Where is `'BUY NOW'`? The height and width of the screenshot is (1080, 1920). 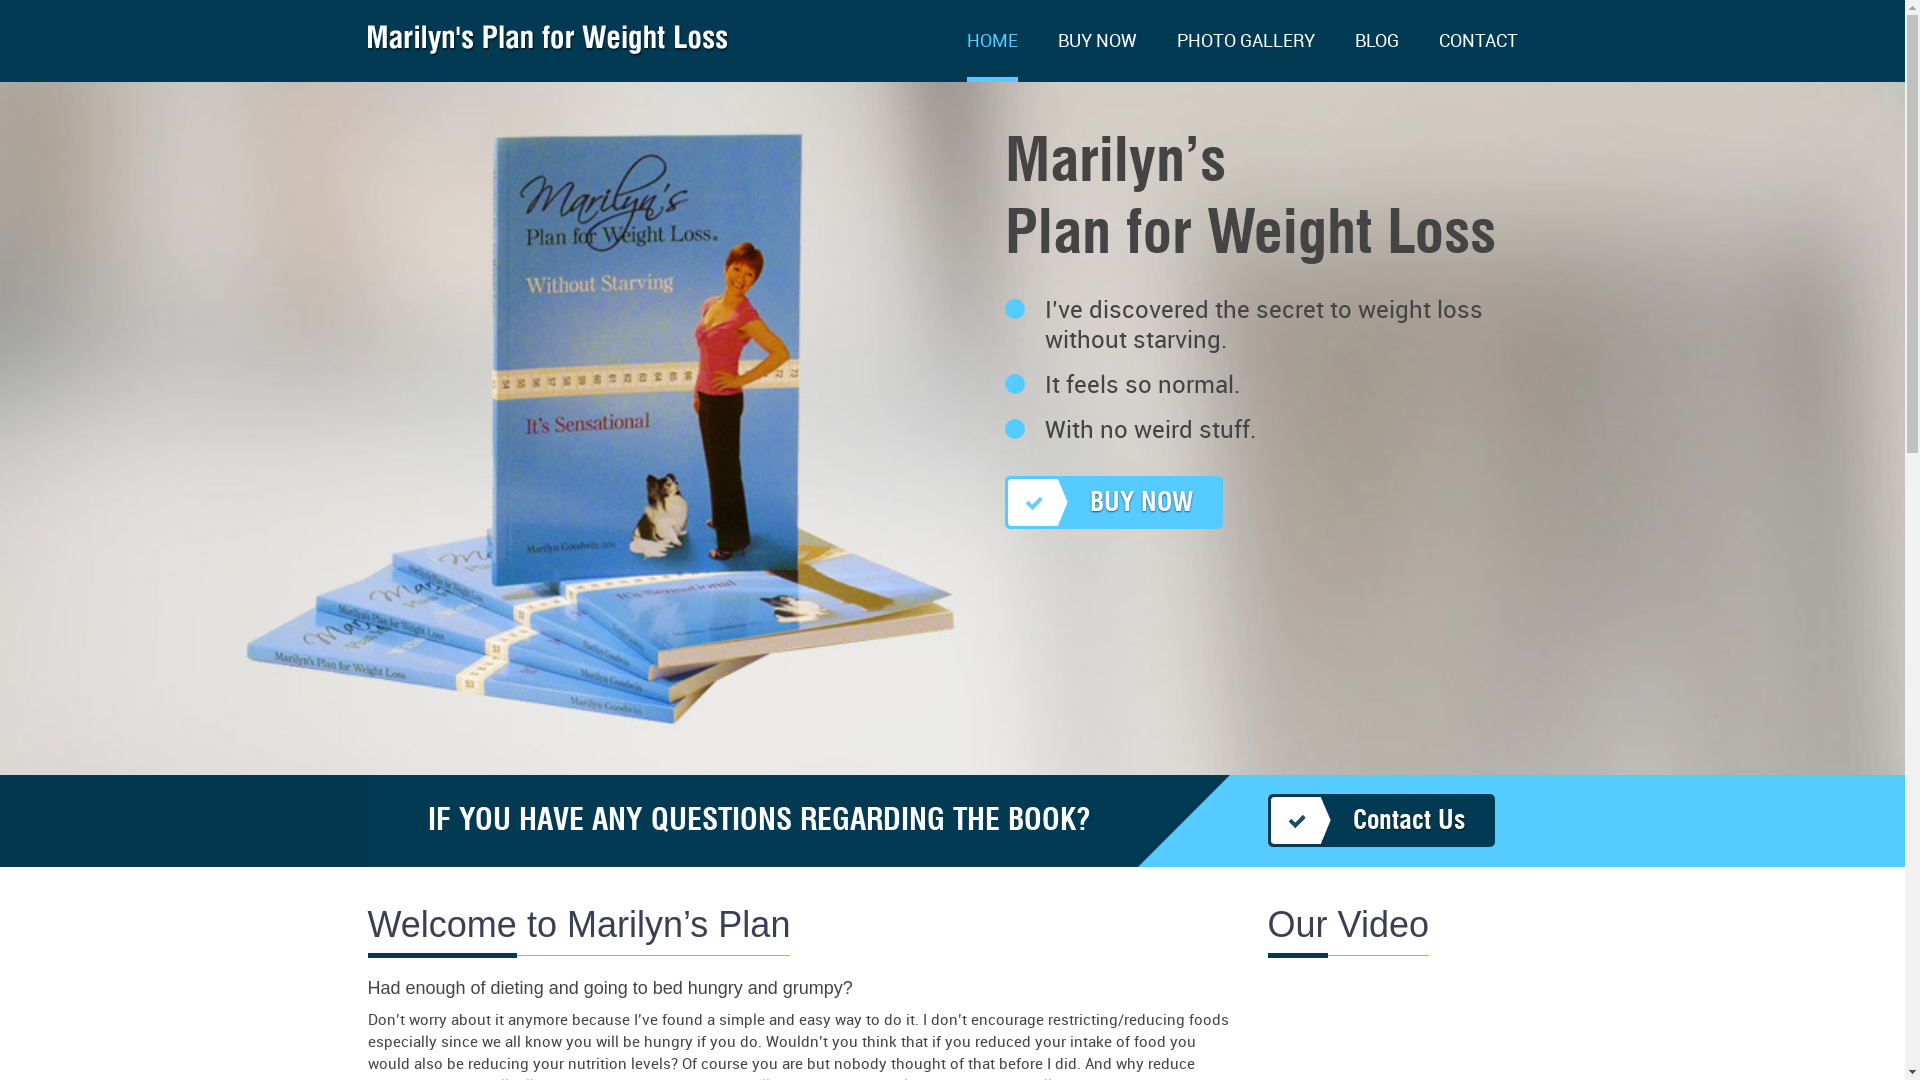
'BUY NOW' is located at coordinates (1096, 56).